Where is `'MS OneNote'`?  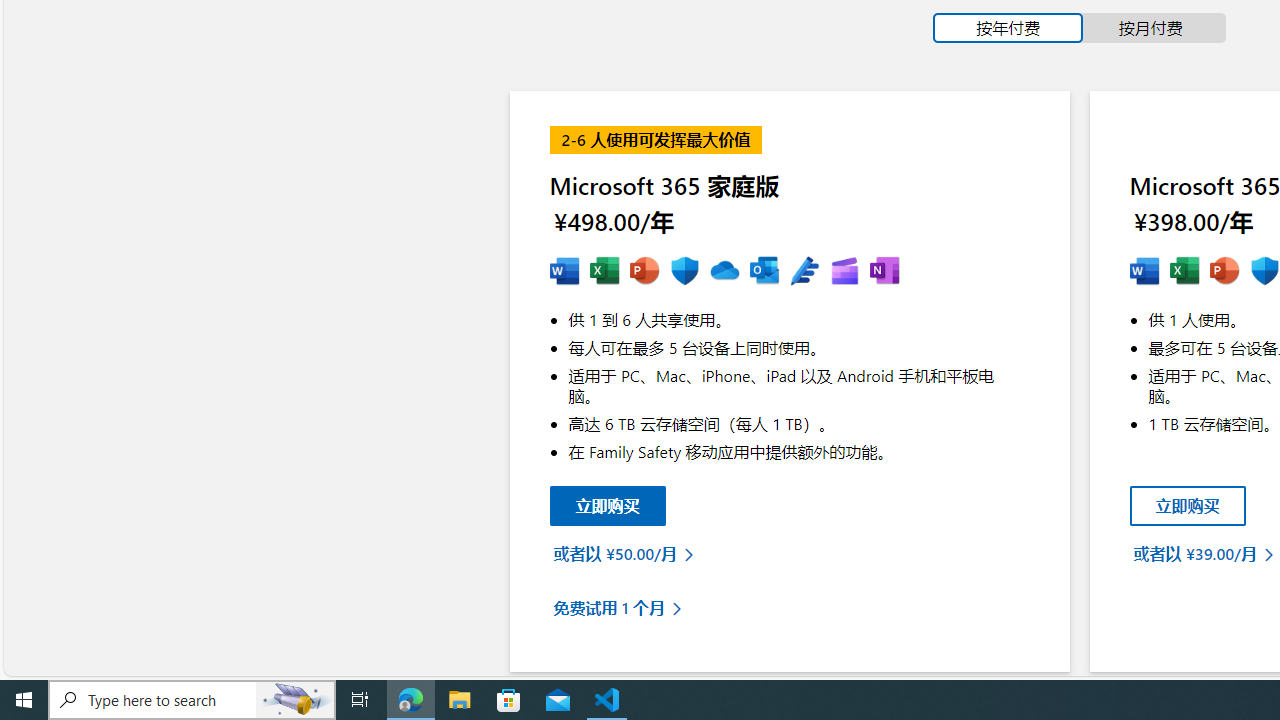 'MS OneNote' is located at coordinates (883, 271).